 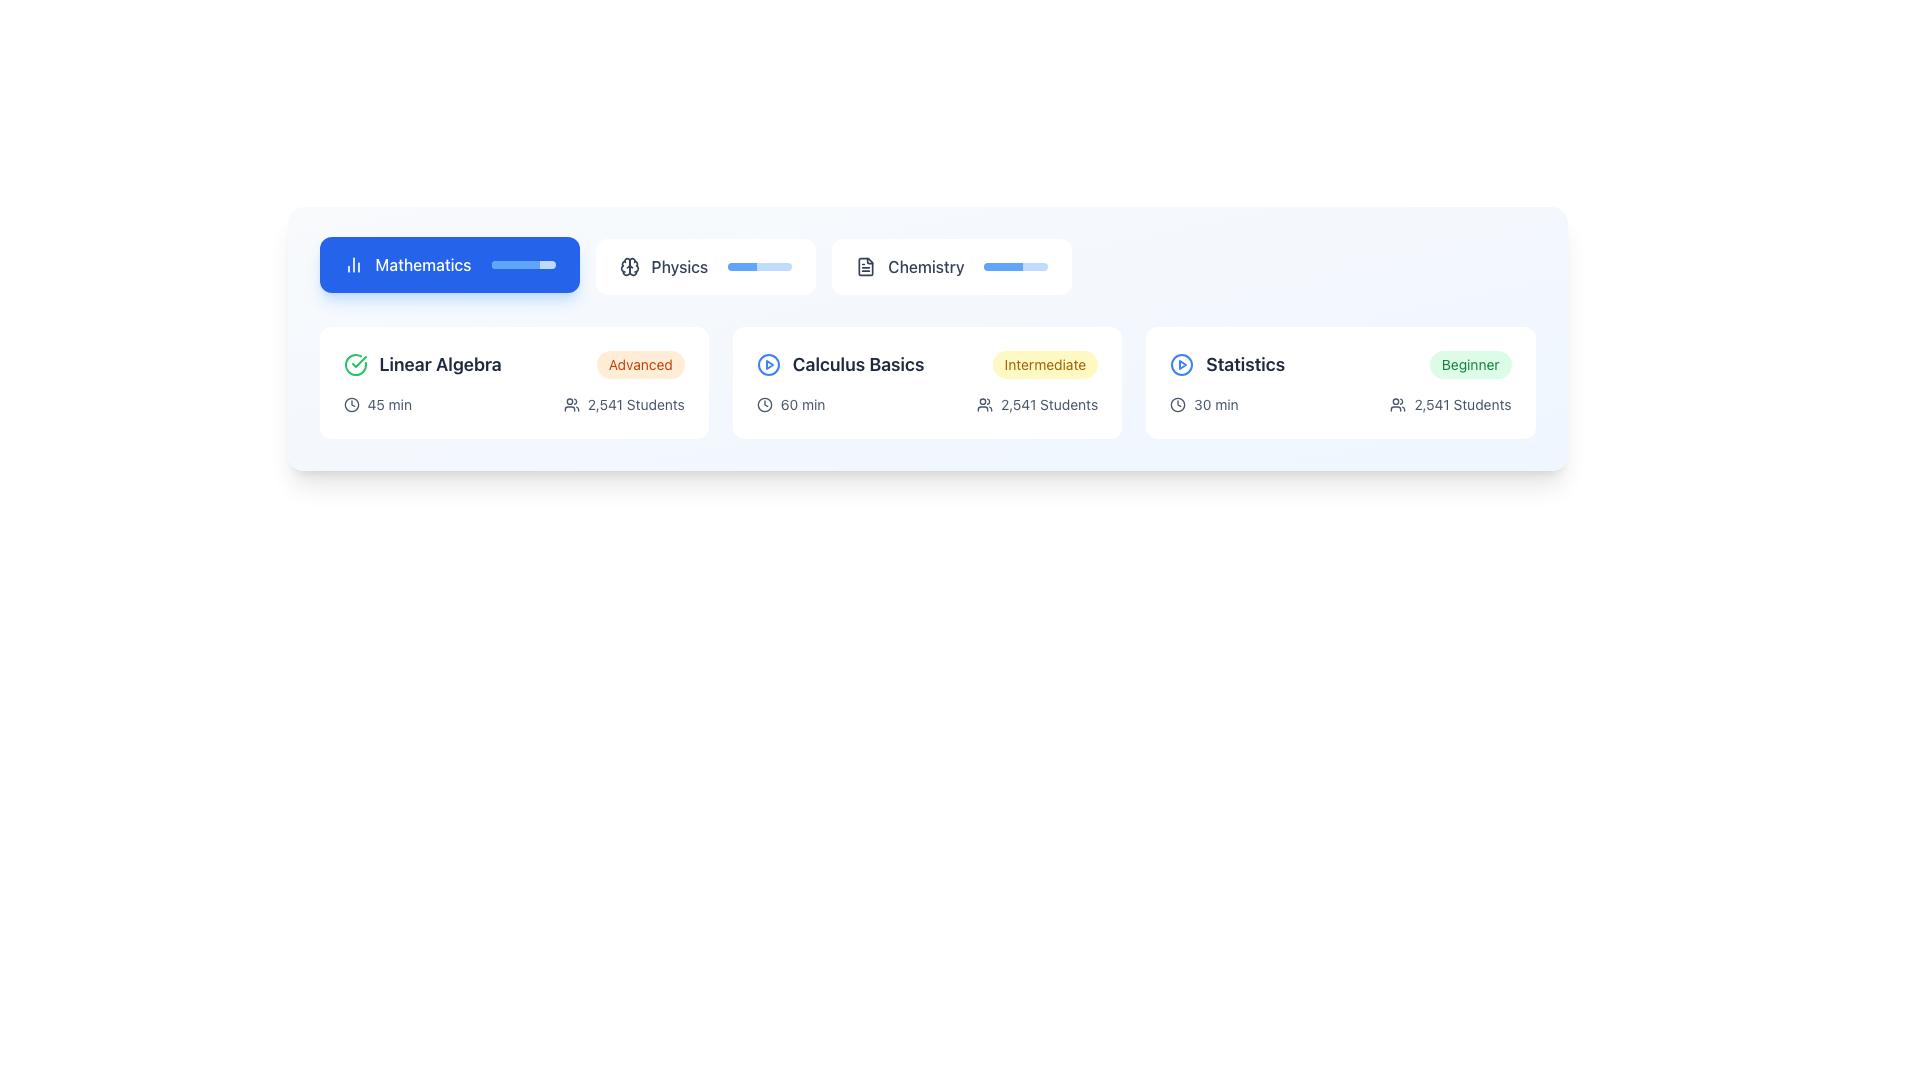 I want to click on text label that says 'Chemistry', which is the third item in a horizontal navigation bar of subjects including 'Mathematics' and 'Physics', so click(x=925, y=265).